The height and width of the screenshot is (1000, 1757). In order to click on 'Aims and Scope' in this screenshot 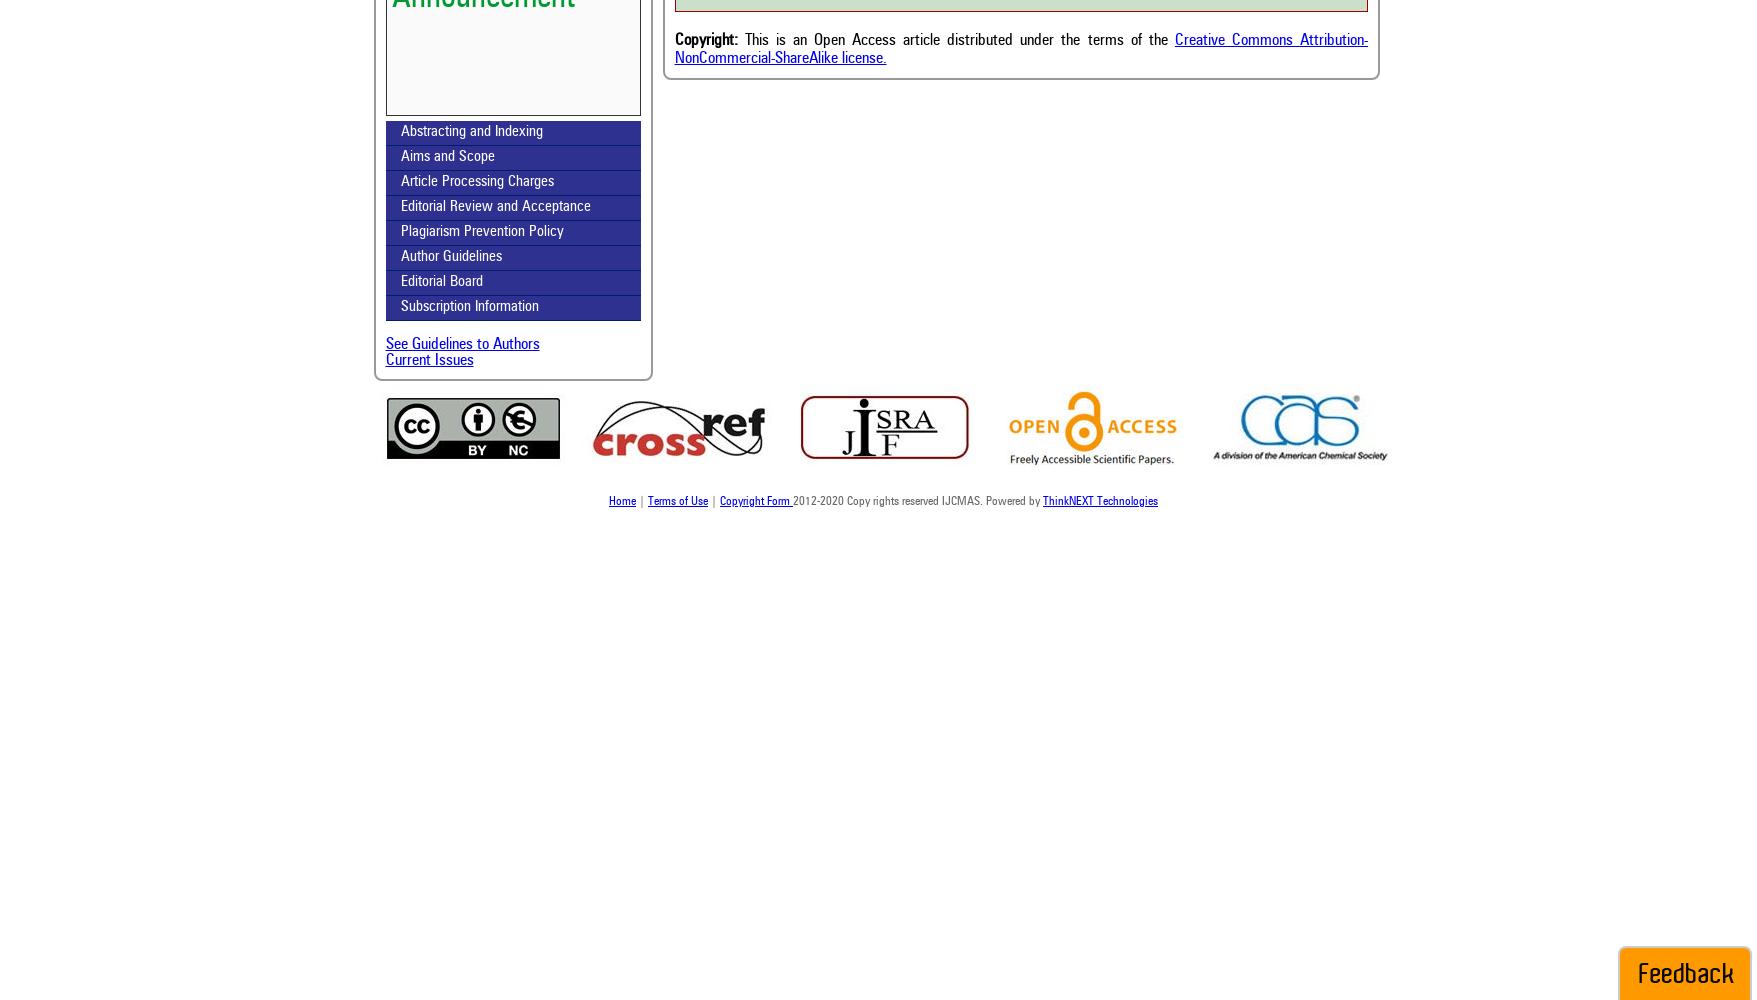, I will do `click(399, 157)`.